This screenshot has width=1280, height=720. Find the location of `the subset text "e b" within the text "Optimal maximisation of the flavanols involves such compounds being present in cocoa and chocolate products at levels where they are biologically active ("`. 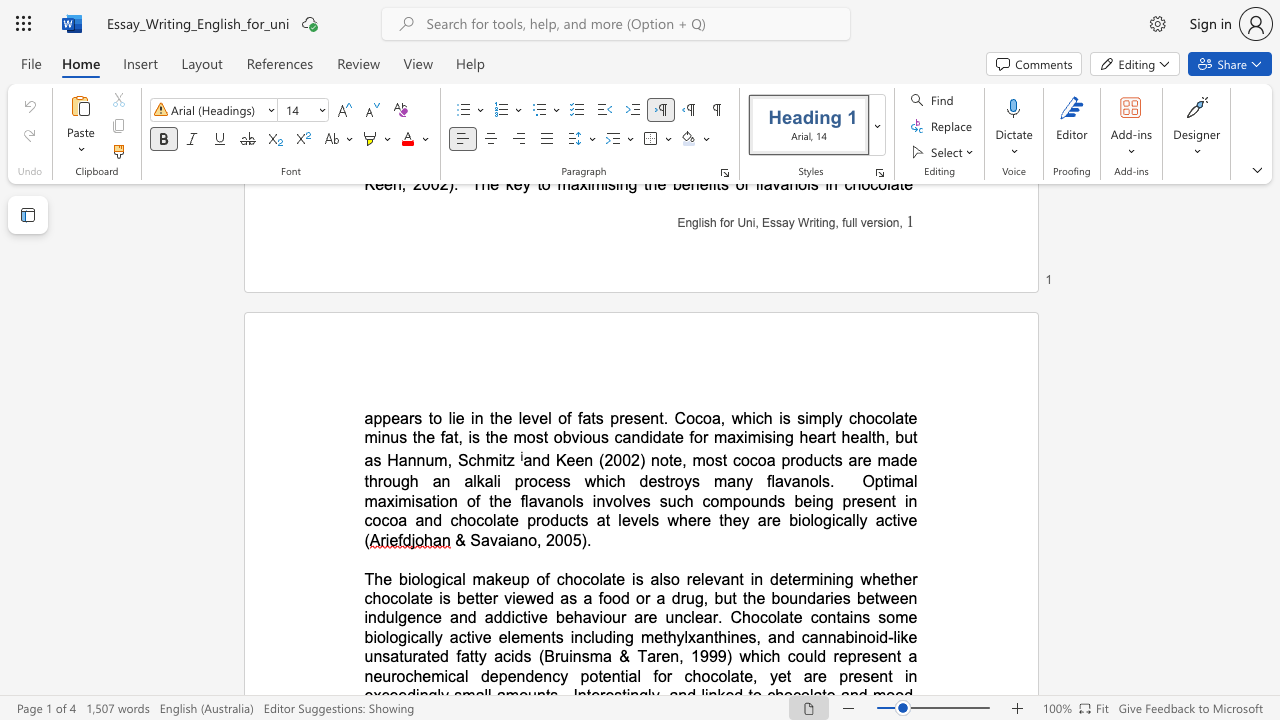

the subset text "e b" within the text "Optimal maximisation of the flavanols involves such compounds being present in cocoa and chocolate products at levels where they are biologically active (" is located at coordinates (770, 519).